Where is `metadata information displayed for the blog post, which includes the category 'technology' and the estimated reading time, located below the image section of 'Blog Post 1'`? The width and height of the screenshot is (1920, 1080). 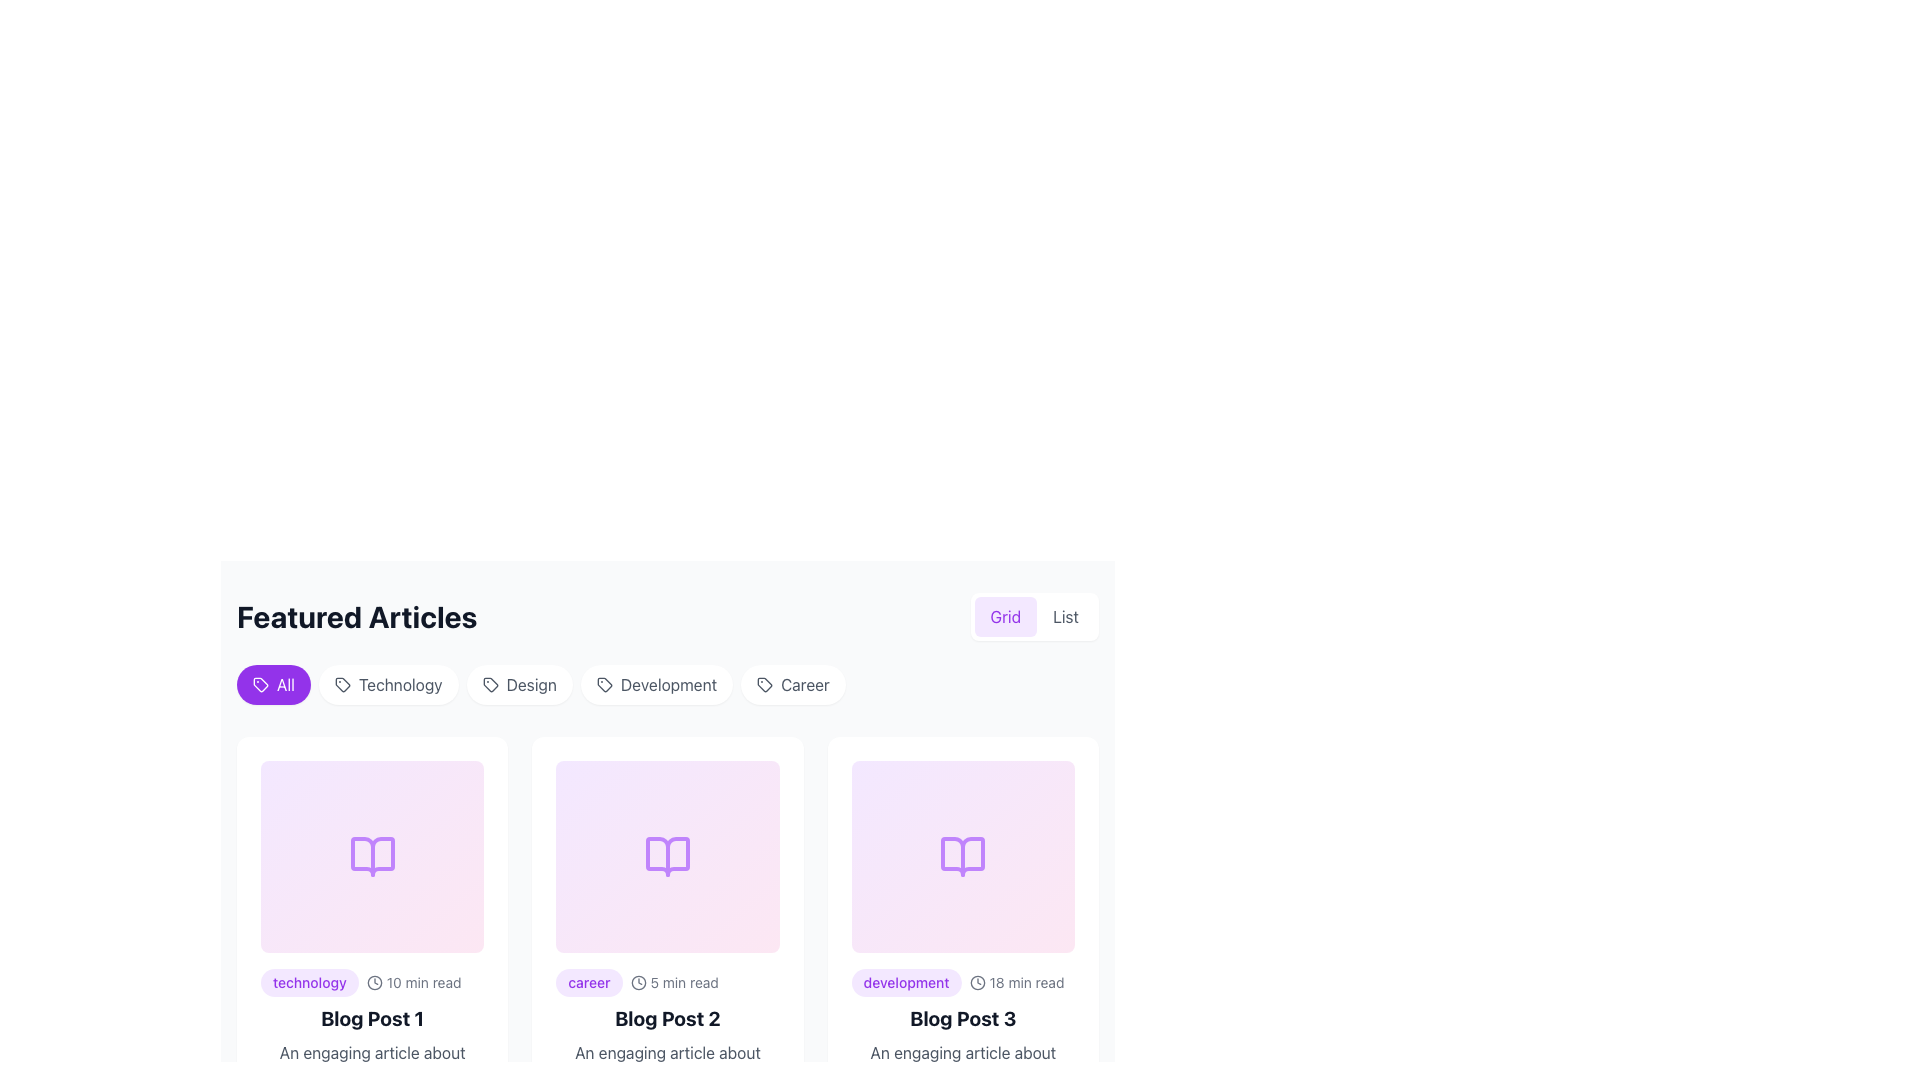 metadata information displayed for the blog post, which includes the category 'technology' and the estimated reading time, located below the image section of 'Blog Post 1' is located at coordinates (372, 982).